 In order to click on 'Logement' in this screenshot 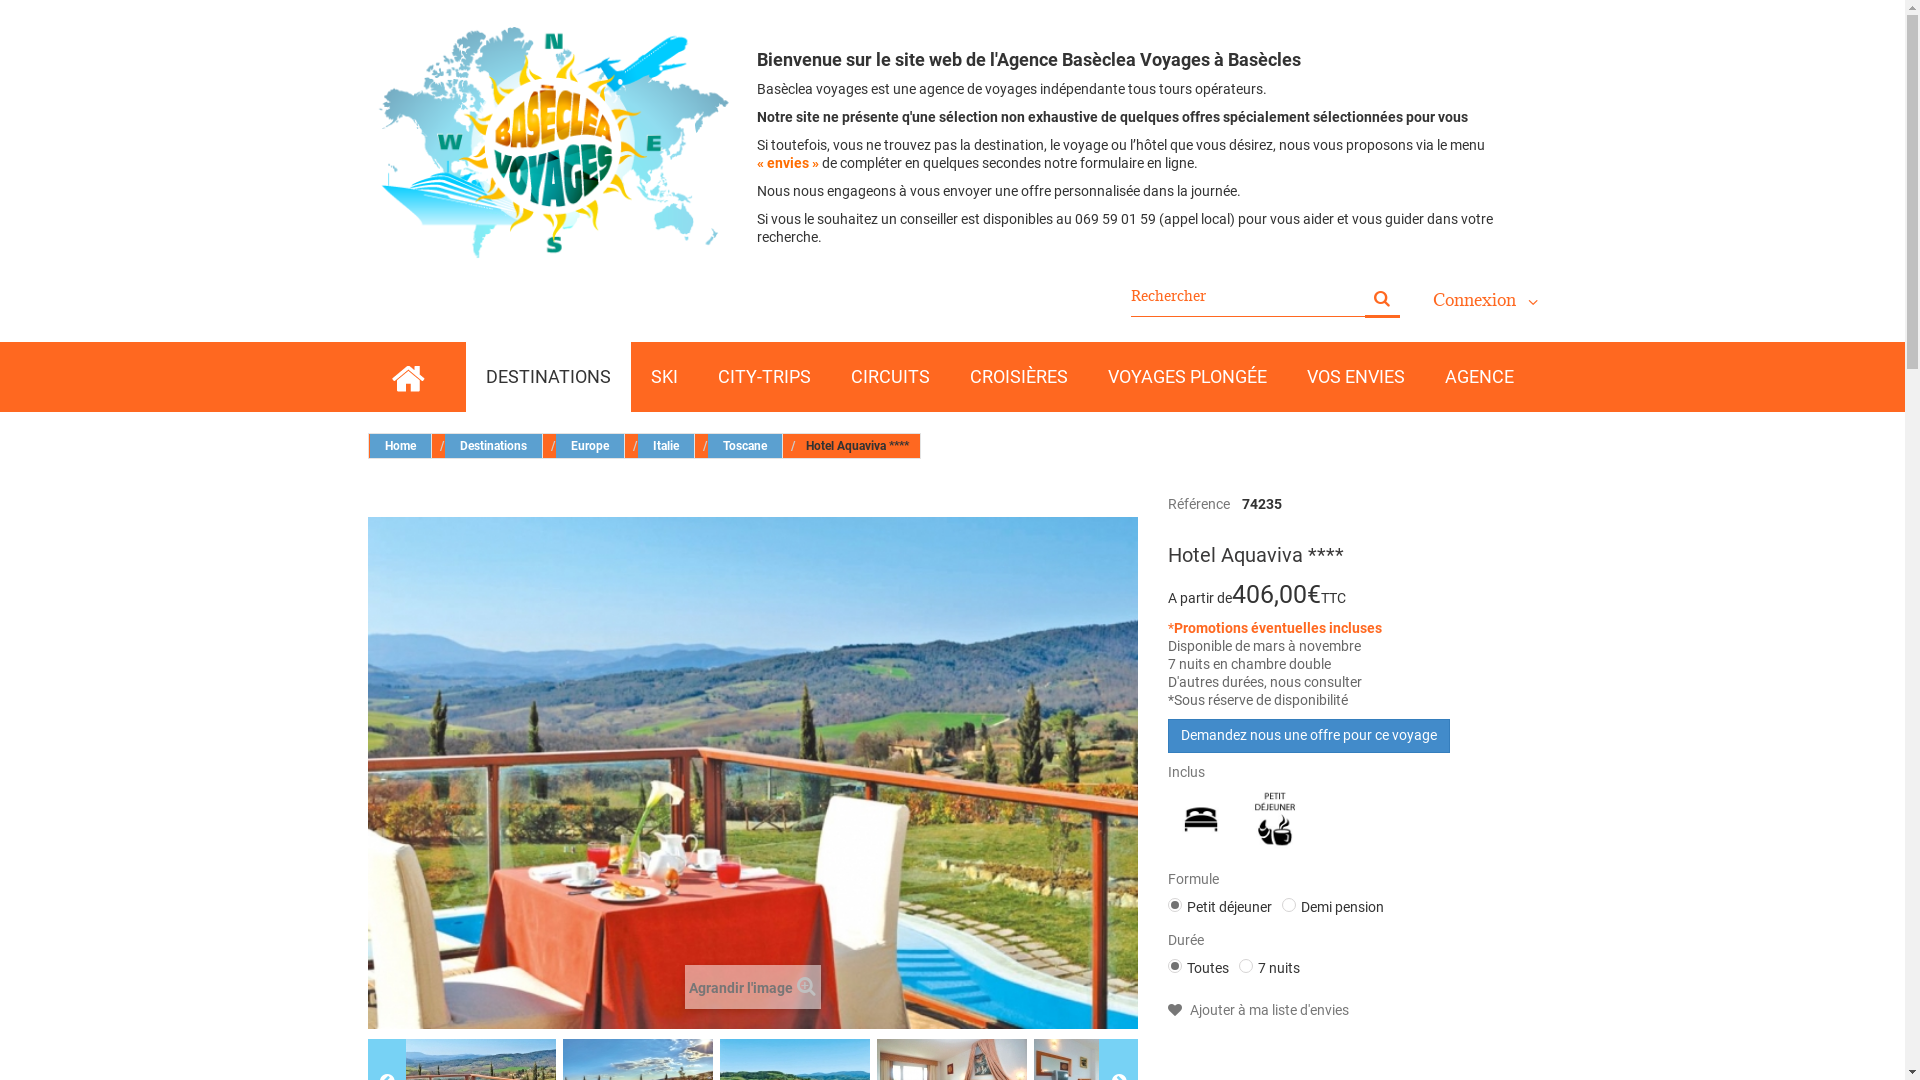, I will do `click(1200, 818)`.